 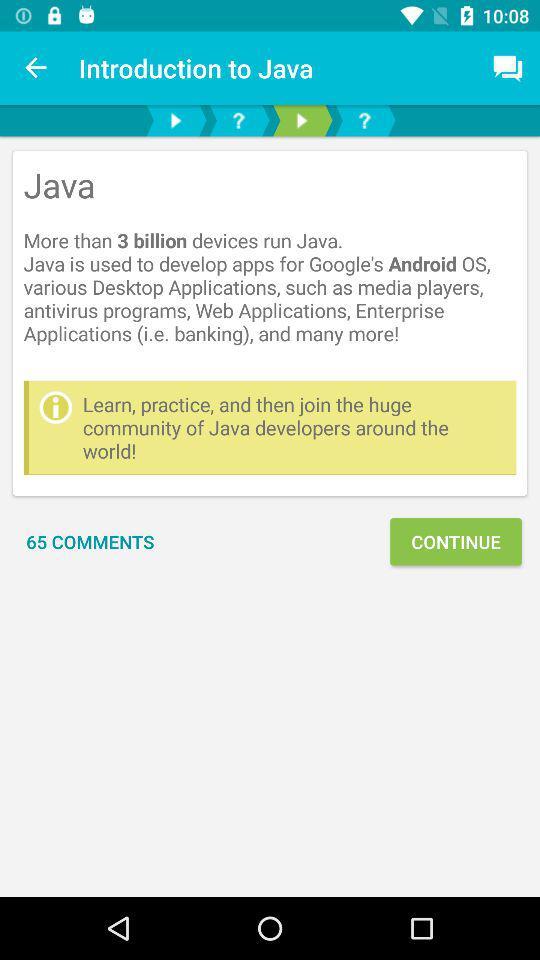 What do you see at coordinates (89, 541) in the screenshot?
I see `the item to the left of the continue` at bounding box center [89, 541].